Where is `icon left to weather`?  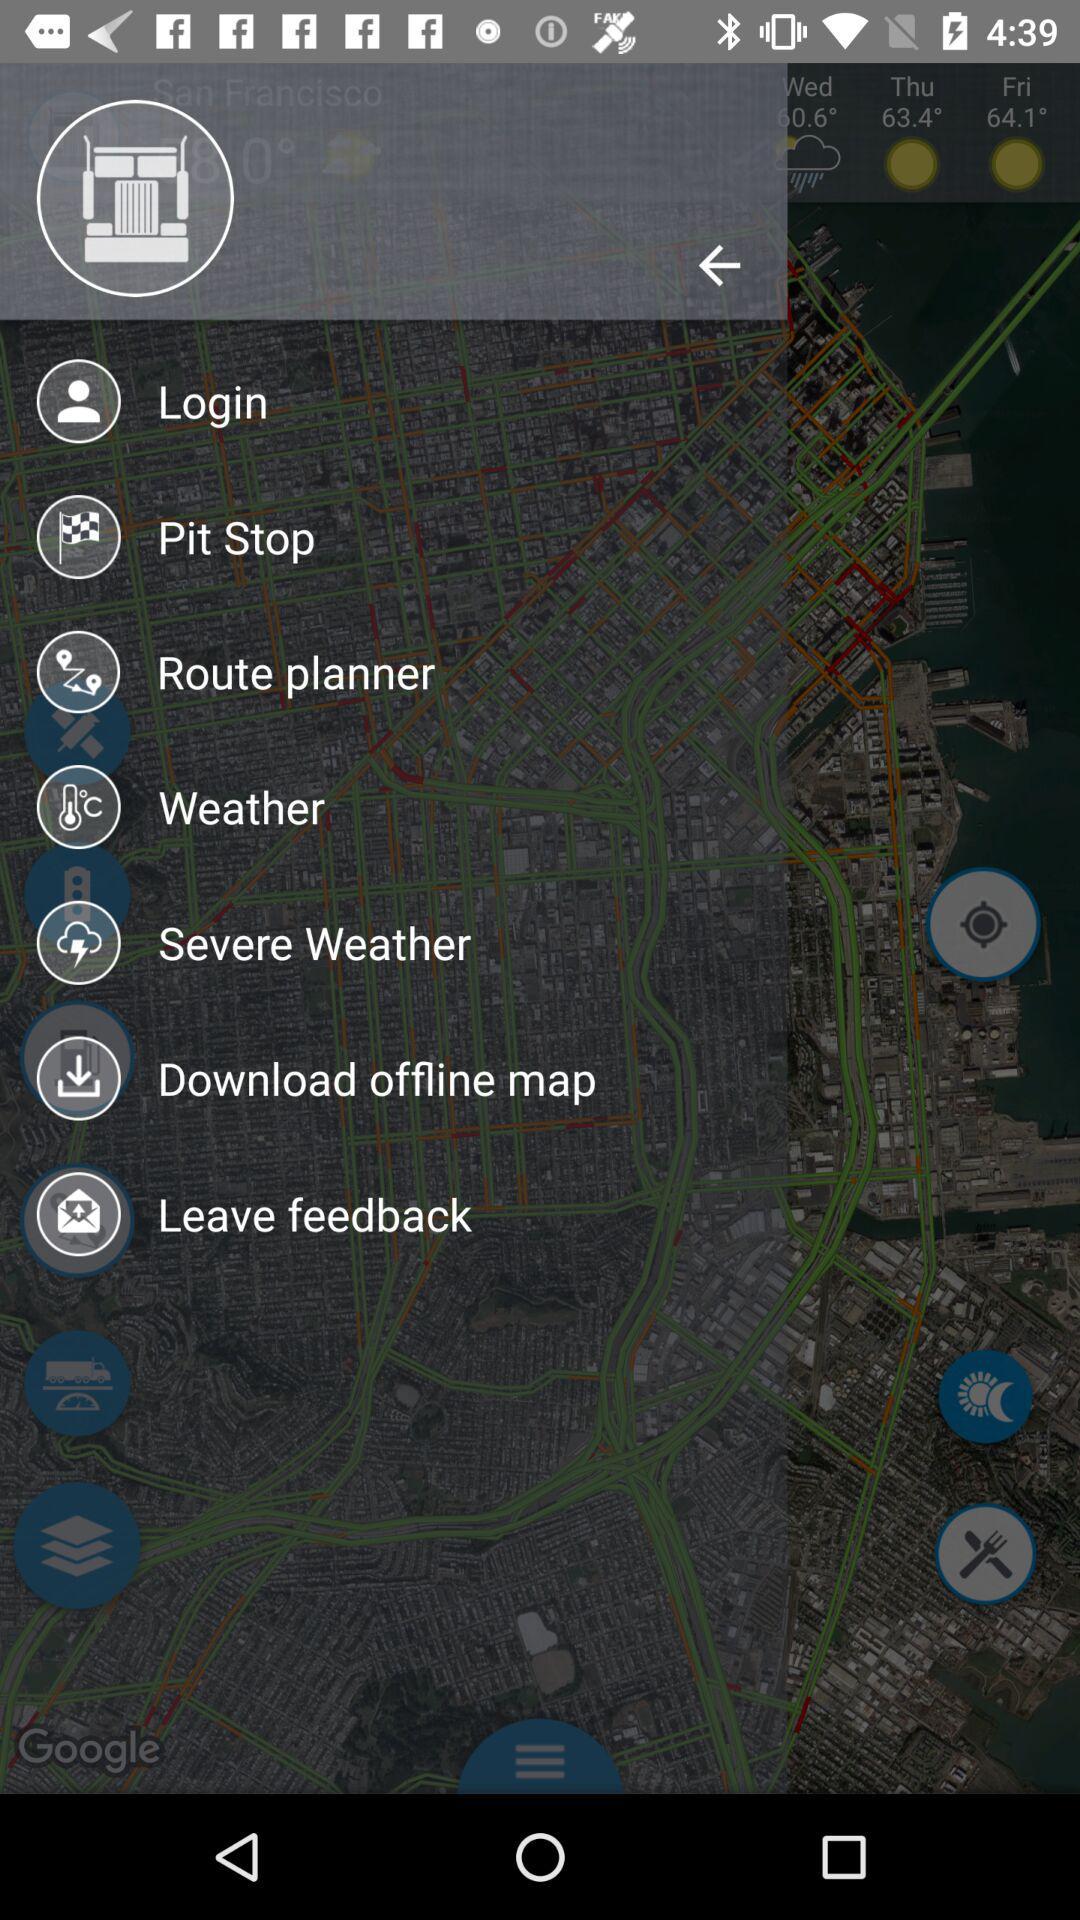
icon left to weather is located at coordinates (78, 806).